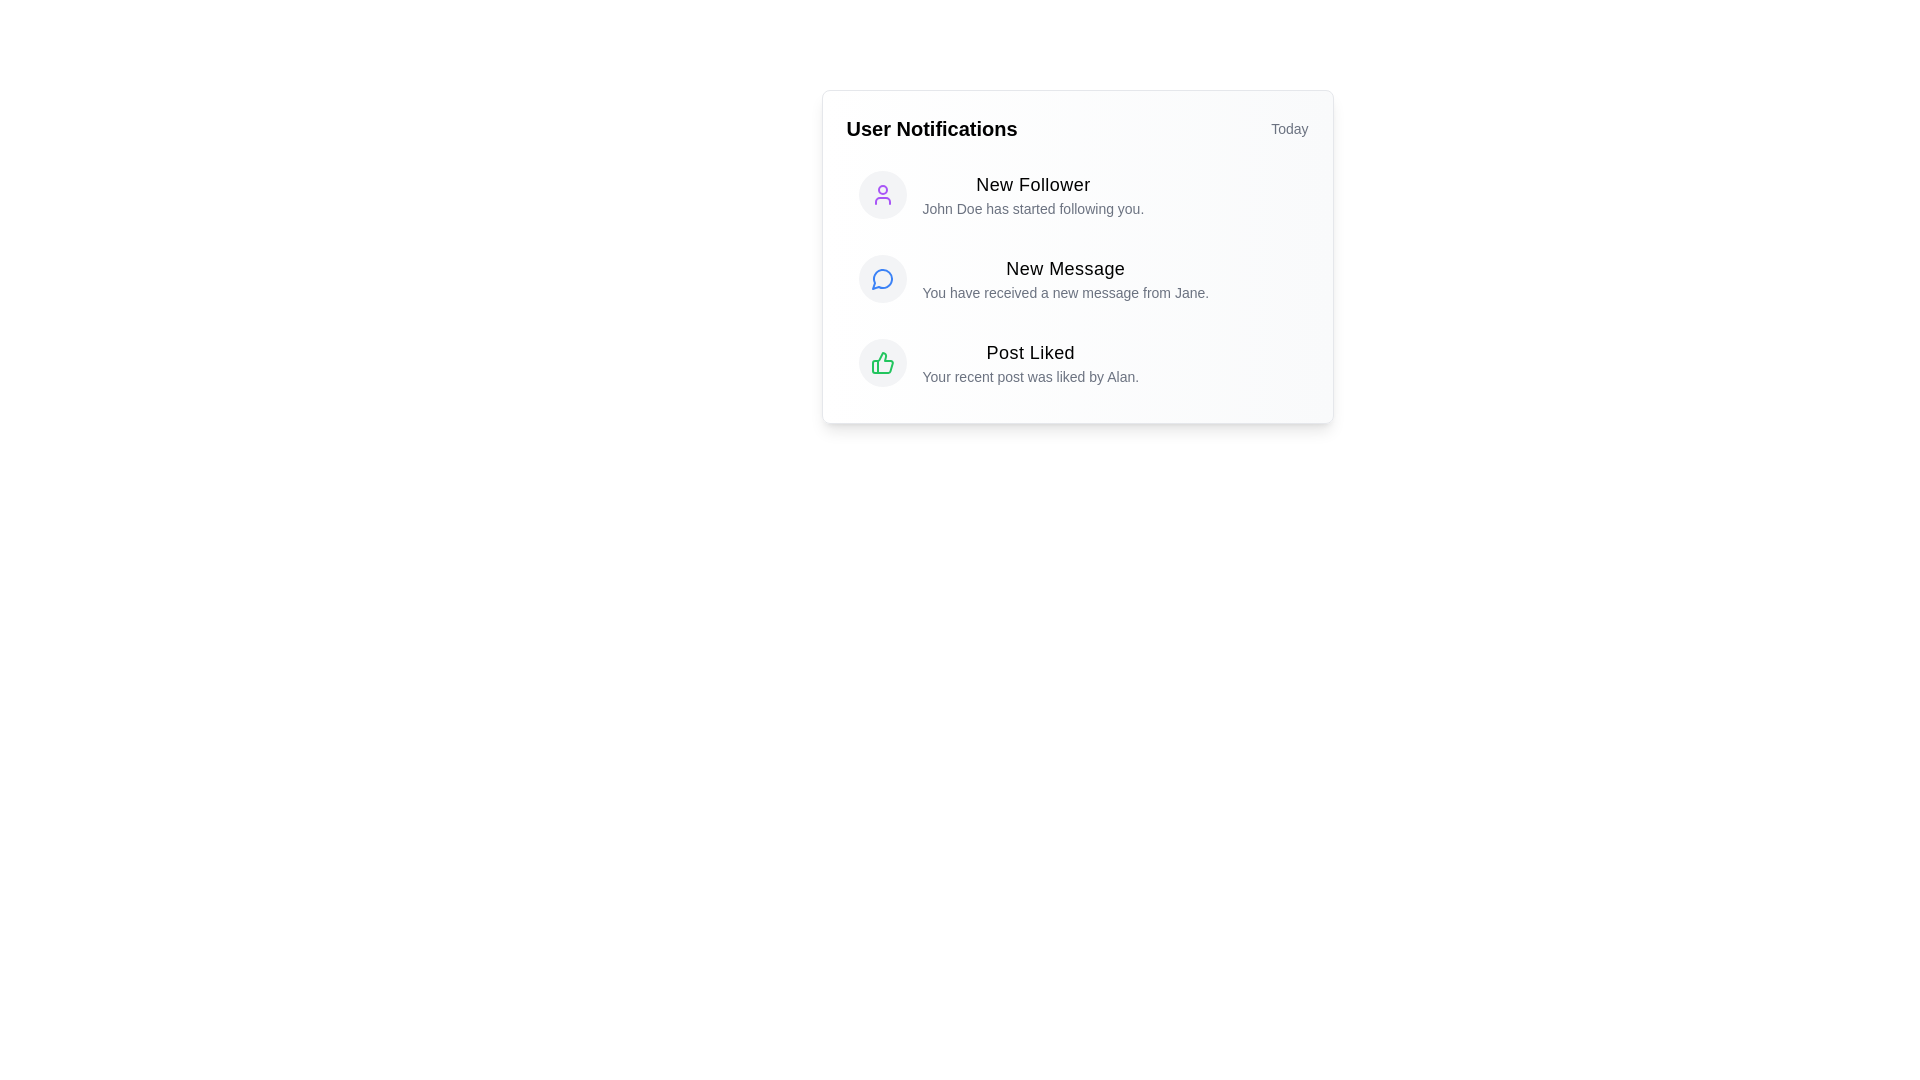 This screenshot has width=1920, height=1080. Describe the element at coordinates (1076, 362) in the screenshot. I see `notification indicating that Alan liked the user's post, which is located at the bottom of the notification list` at that location.